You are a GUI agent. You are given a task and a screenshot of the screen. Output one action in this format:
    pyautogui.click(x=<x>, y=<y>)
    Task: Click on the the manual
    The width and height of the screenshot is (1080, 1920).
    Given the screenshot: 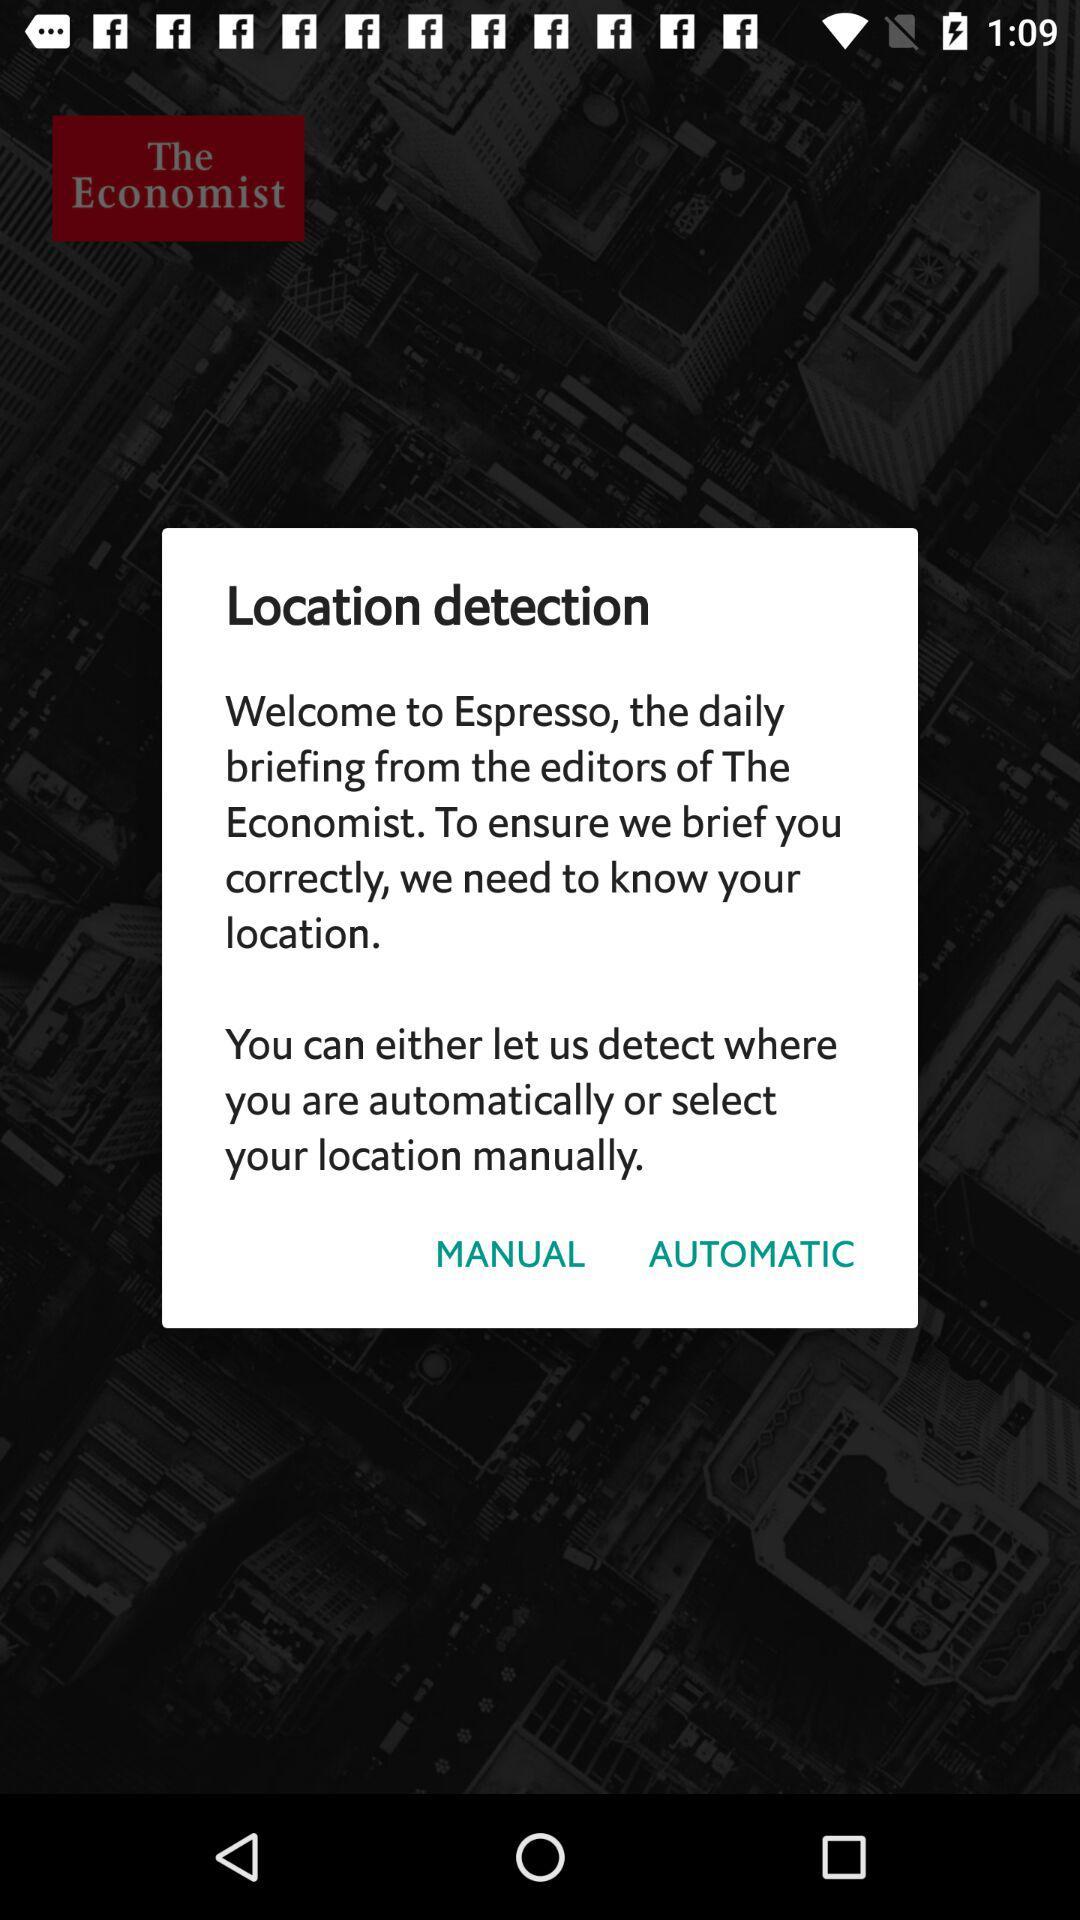 What is the action you would take?
    pyautogui.click(x=509, y=1253)
    